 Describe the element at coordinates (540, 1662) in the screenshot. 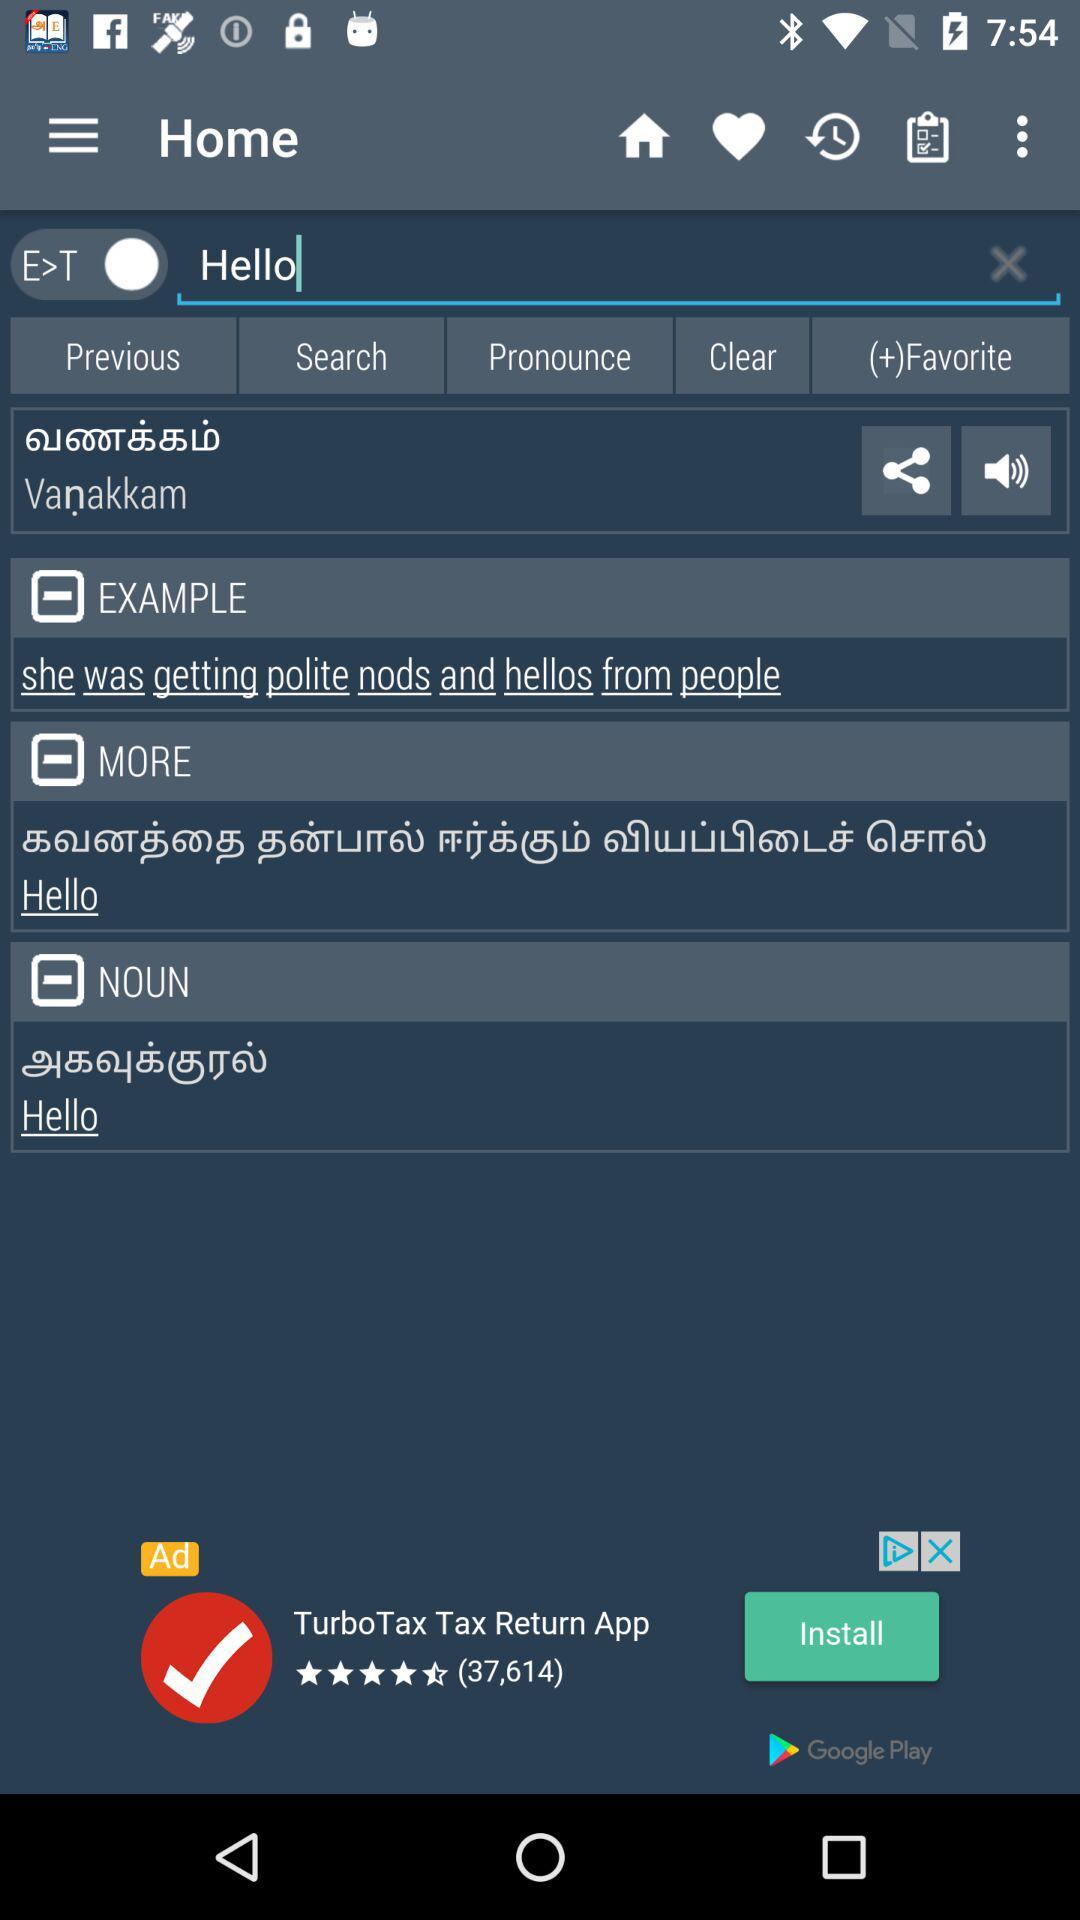

I see `install turbotax` at that location.